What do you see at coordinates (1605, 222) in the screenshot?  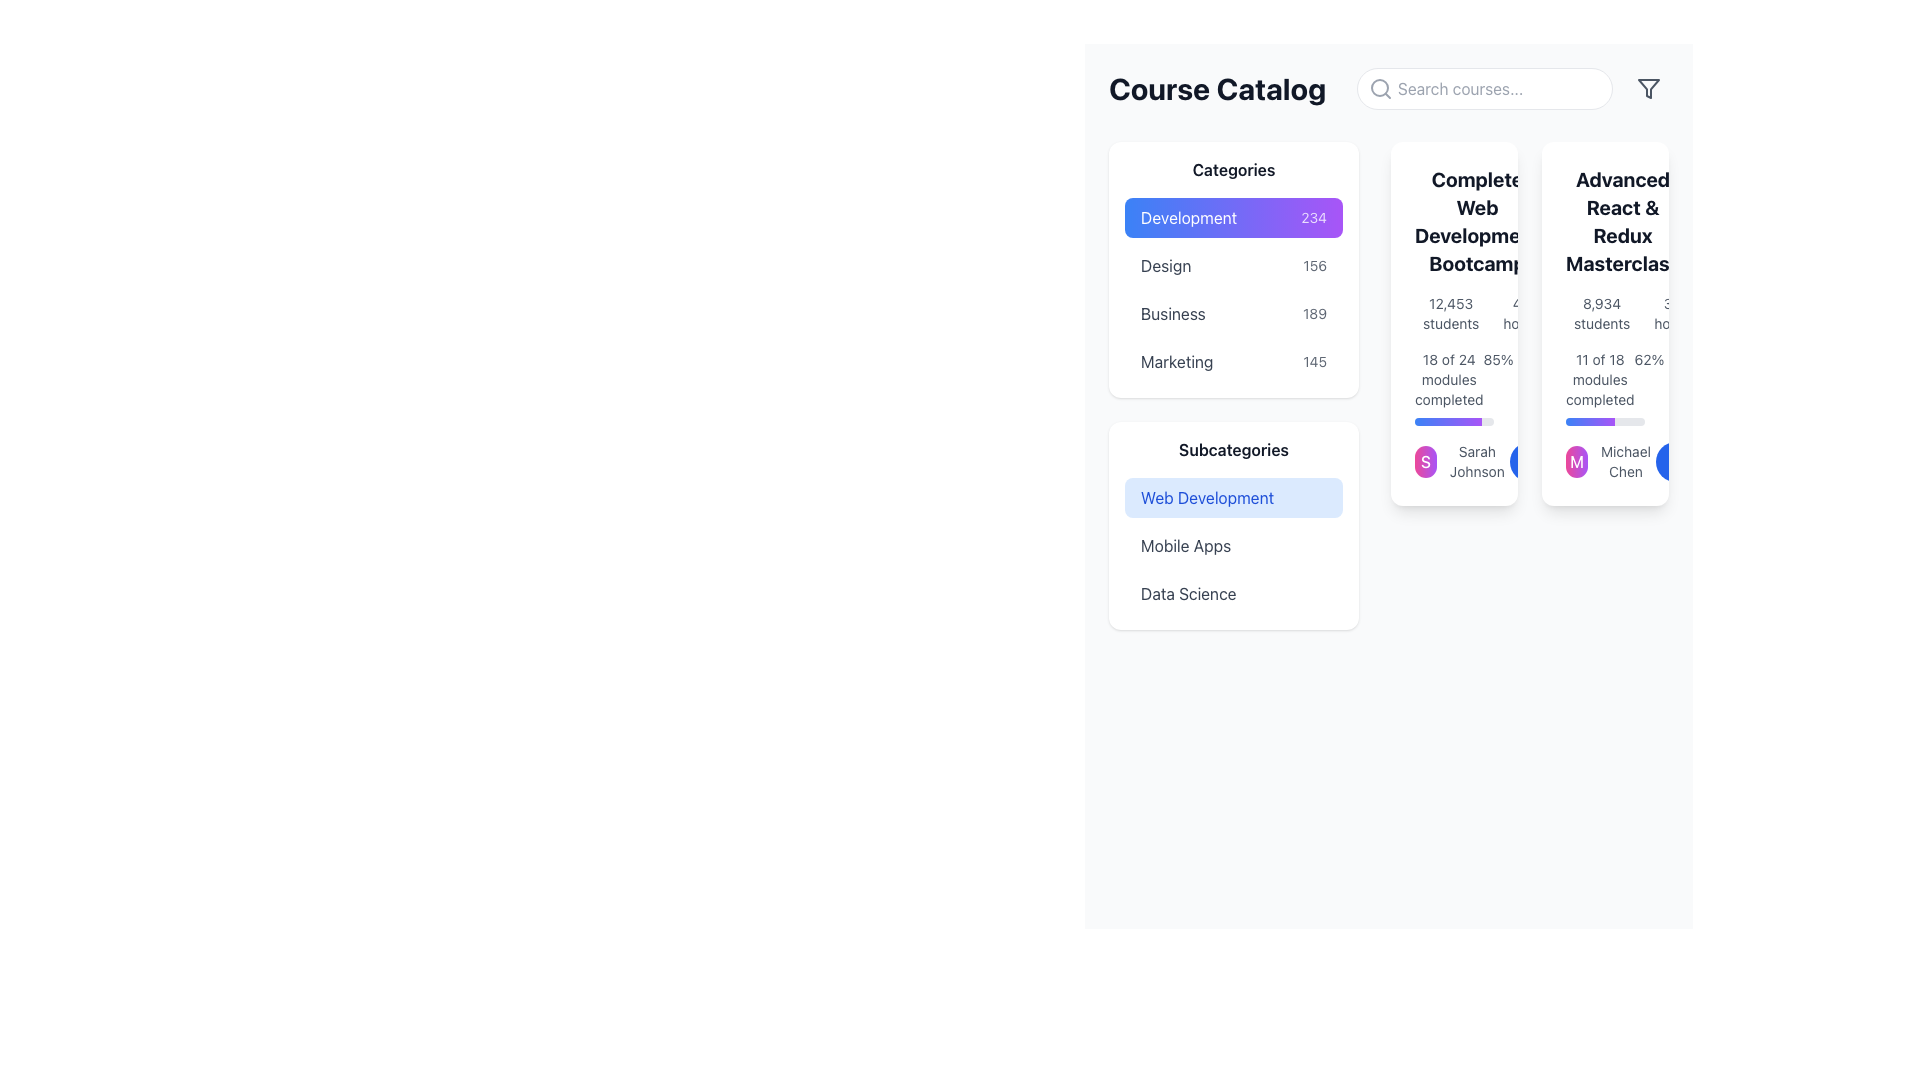 I see `the heading styled with bold and large font displaying 'Advanced React & Redux Masterclass', located at the top of the course card` at bounding box center [1605, 222].